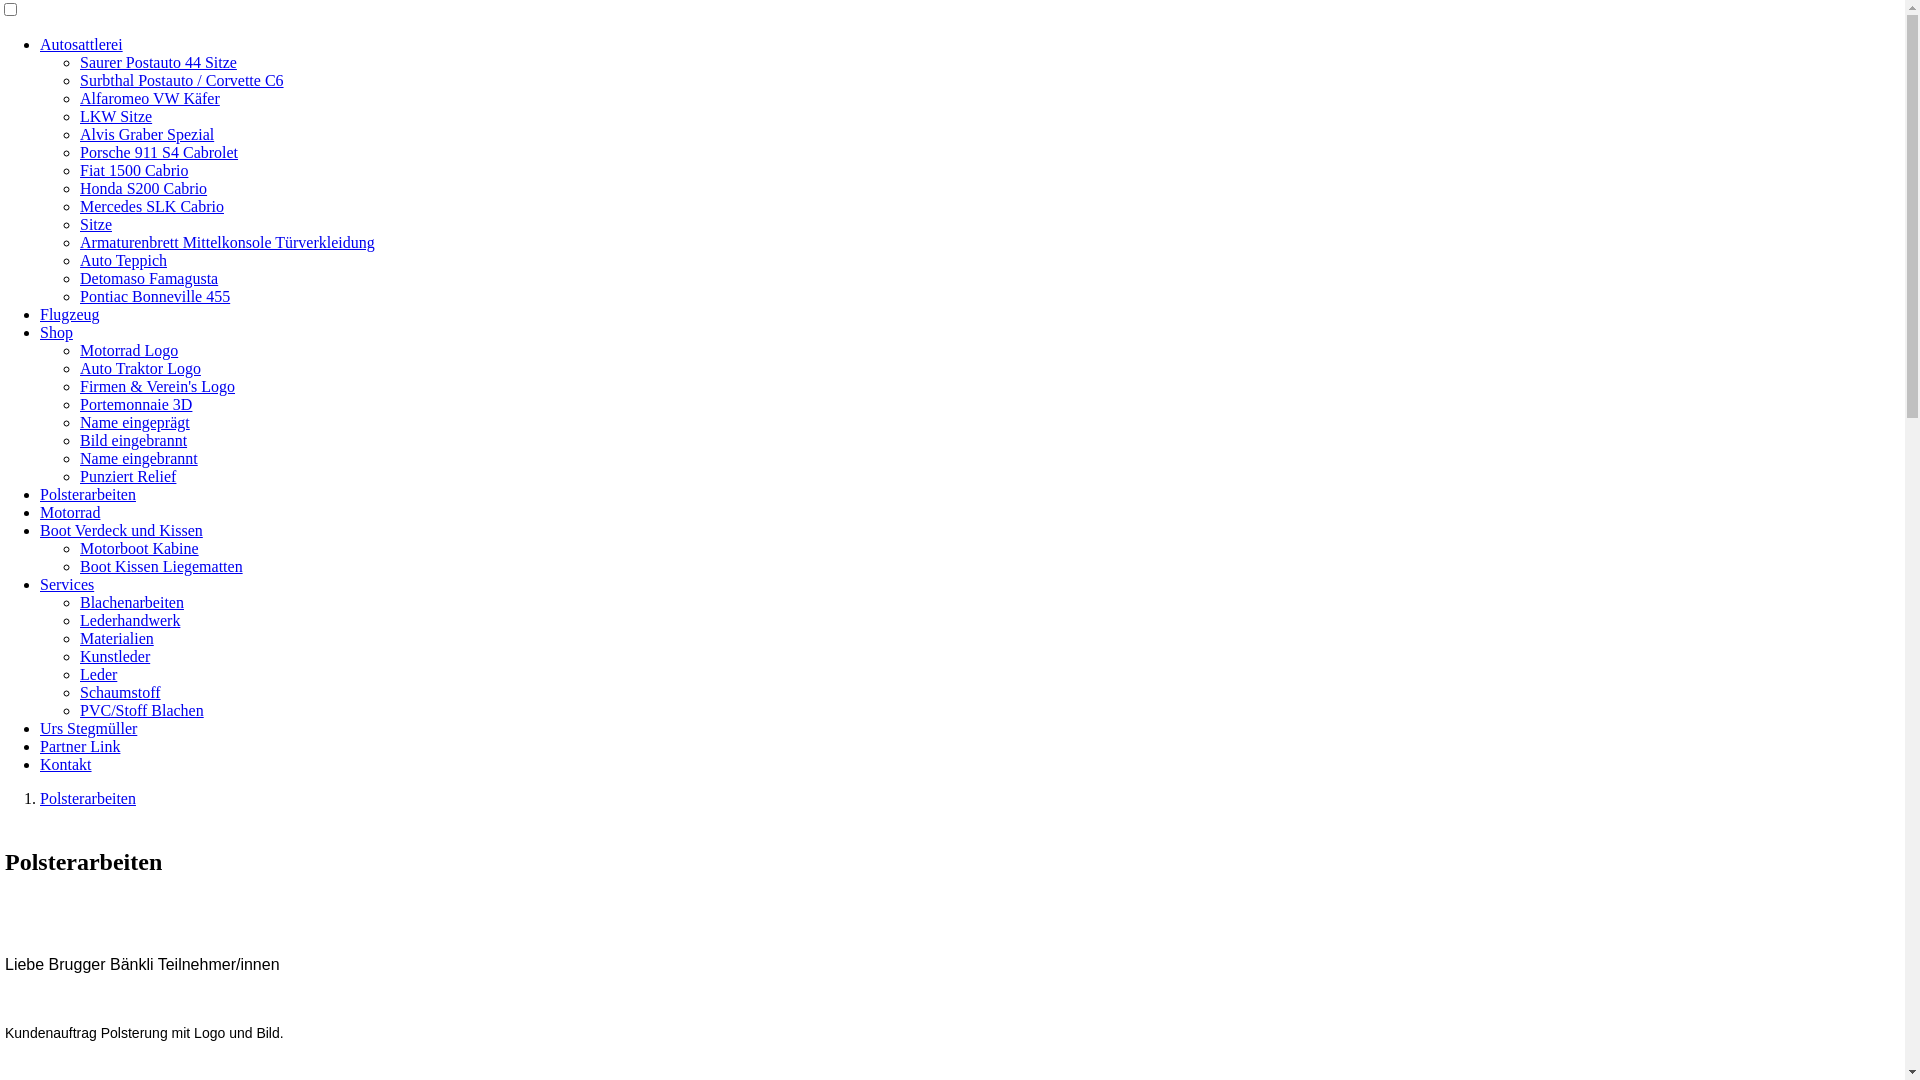 Image resolution: width=1920 pixels, height=1080 pixels. I want to click on 'Partner Link', so click(80, 746).